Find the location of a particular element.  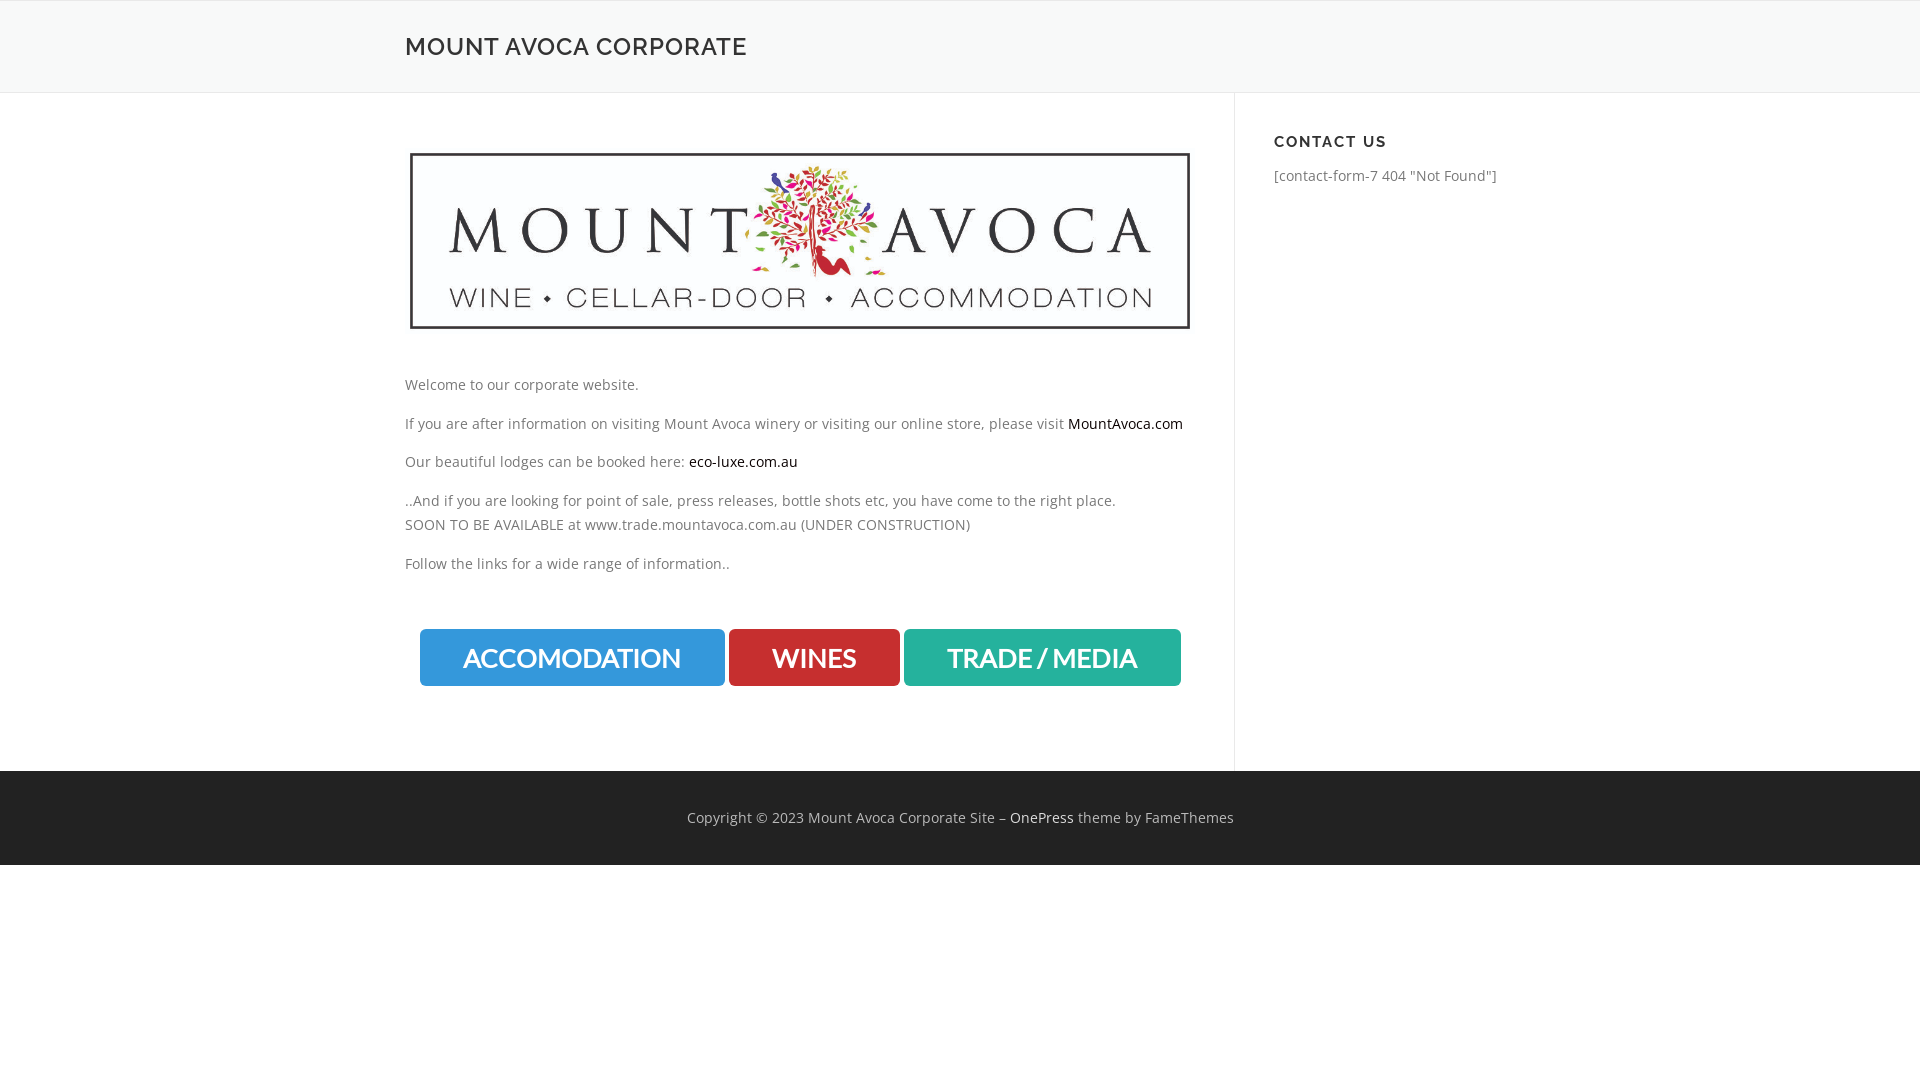

'MountAvoca.com' is located at coordinates (1067, 422).